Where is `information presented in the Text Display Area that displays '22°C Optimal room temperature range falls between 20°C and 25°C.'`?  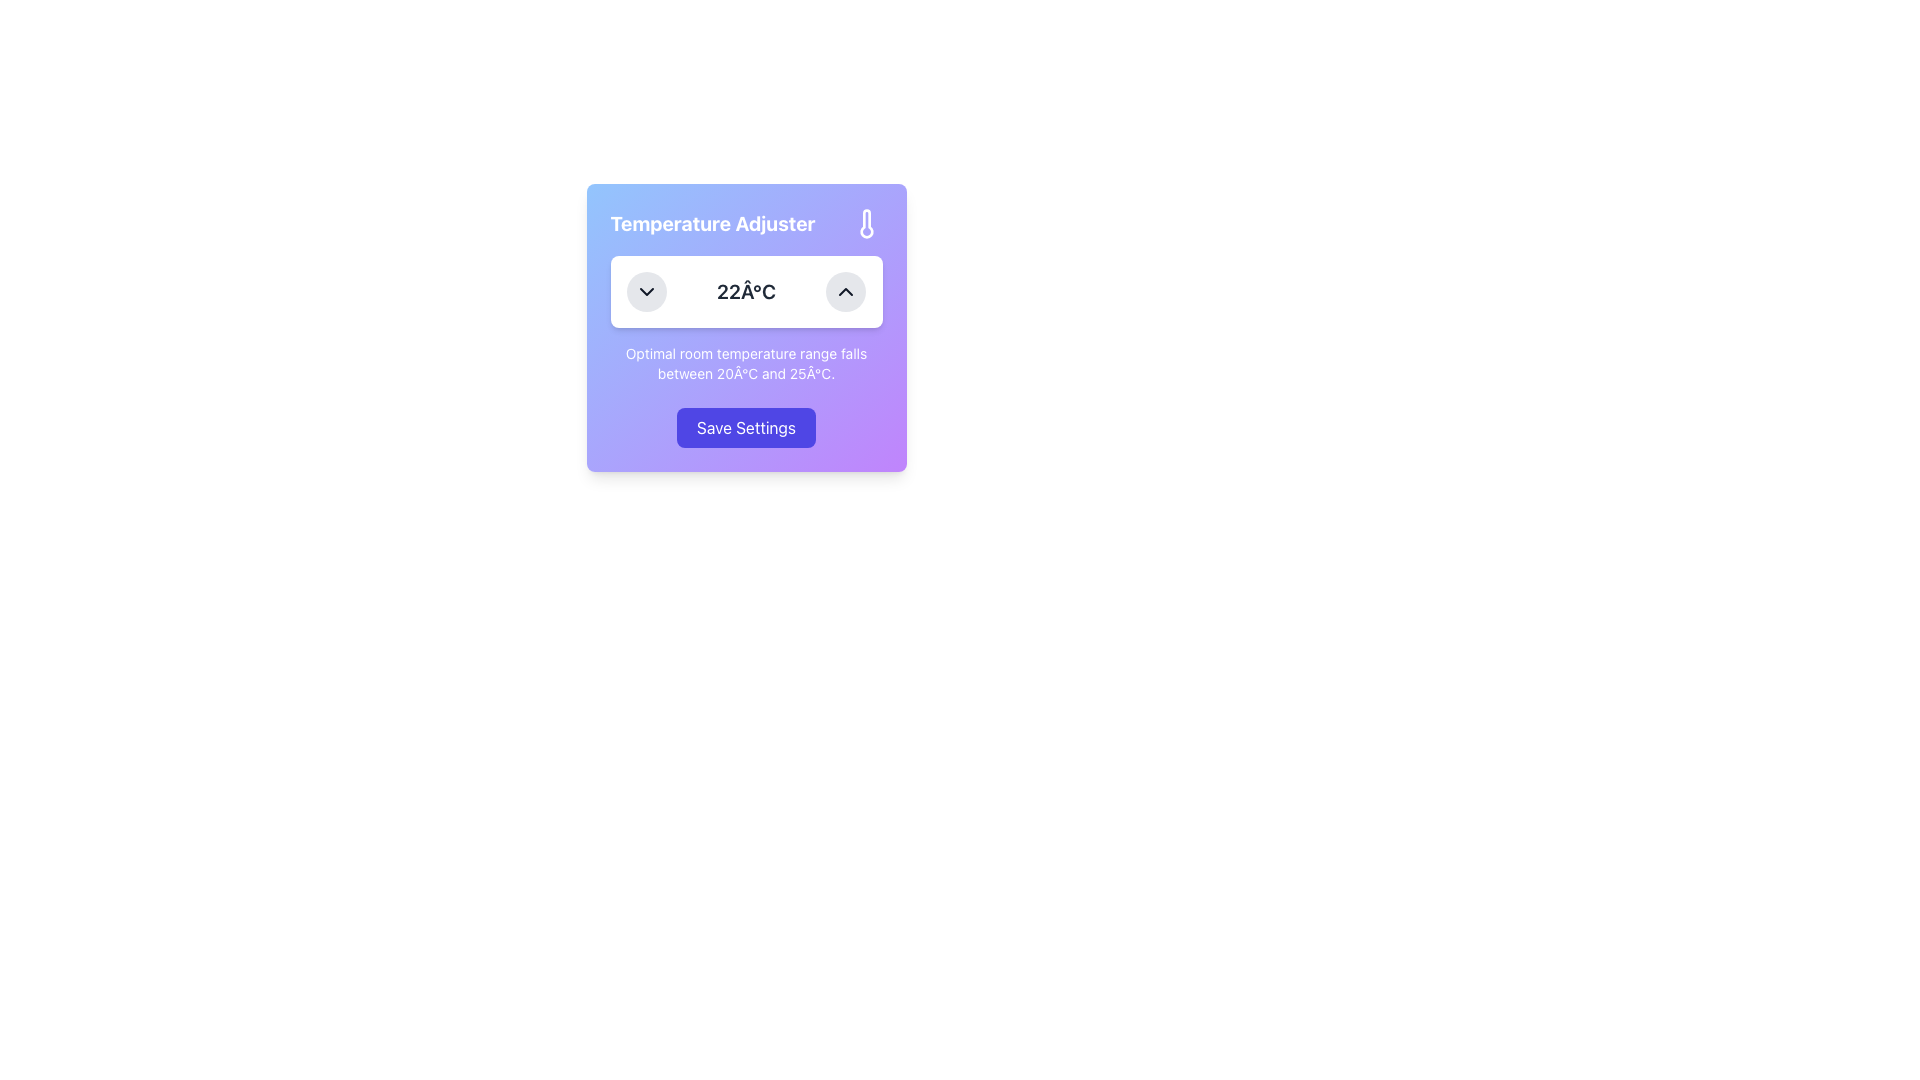 information presented in the Text Display Area that displays '22°C Optimal room temperature range falls between 20°C and 25°C.' is located at coordinates (745, 319).